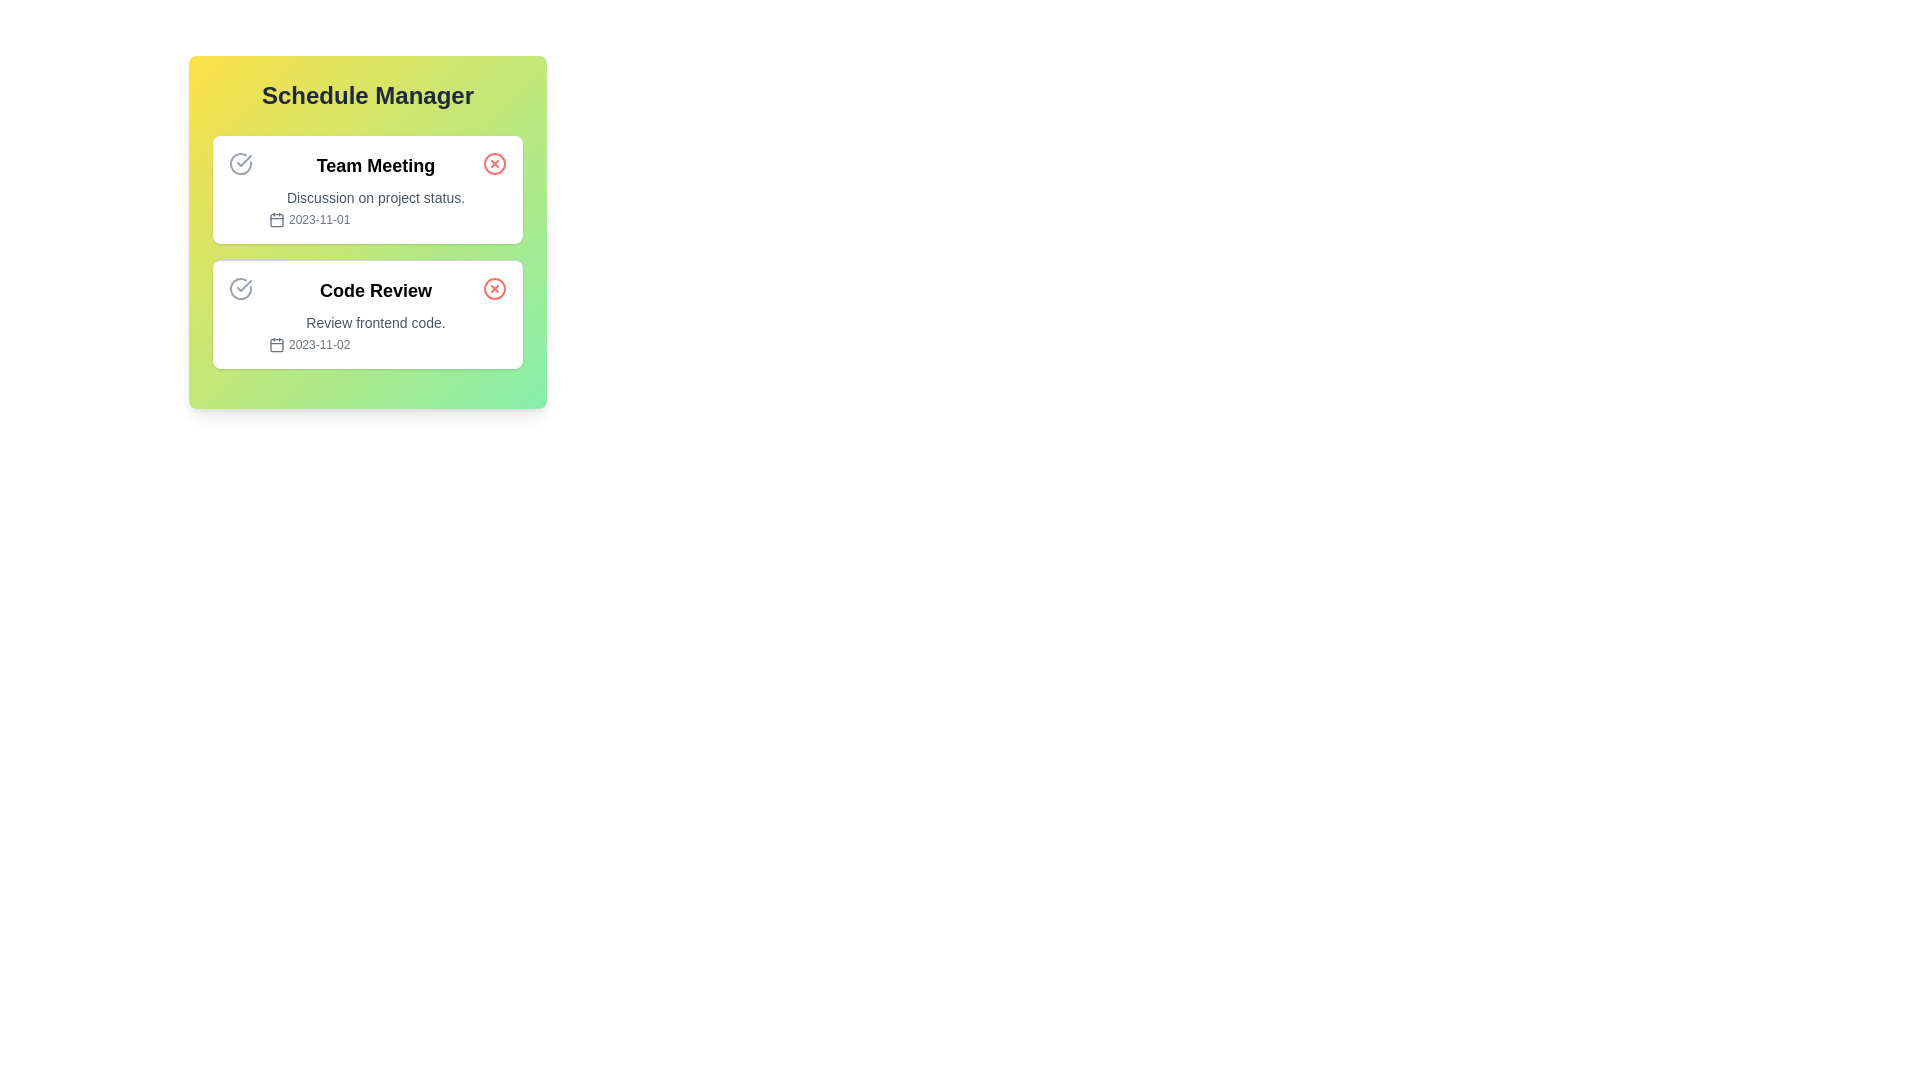 Image resolution: width=1920 pixels, height=1080 pixels. I want to click on the checkmark icon on the left side of the 'Team Meeting' event card in the 'Schedule Manager' interface, so click(243, 285).